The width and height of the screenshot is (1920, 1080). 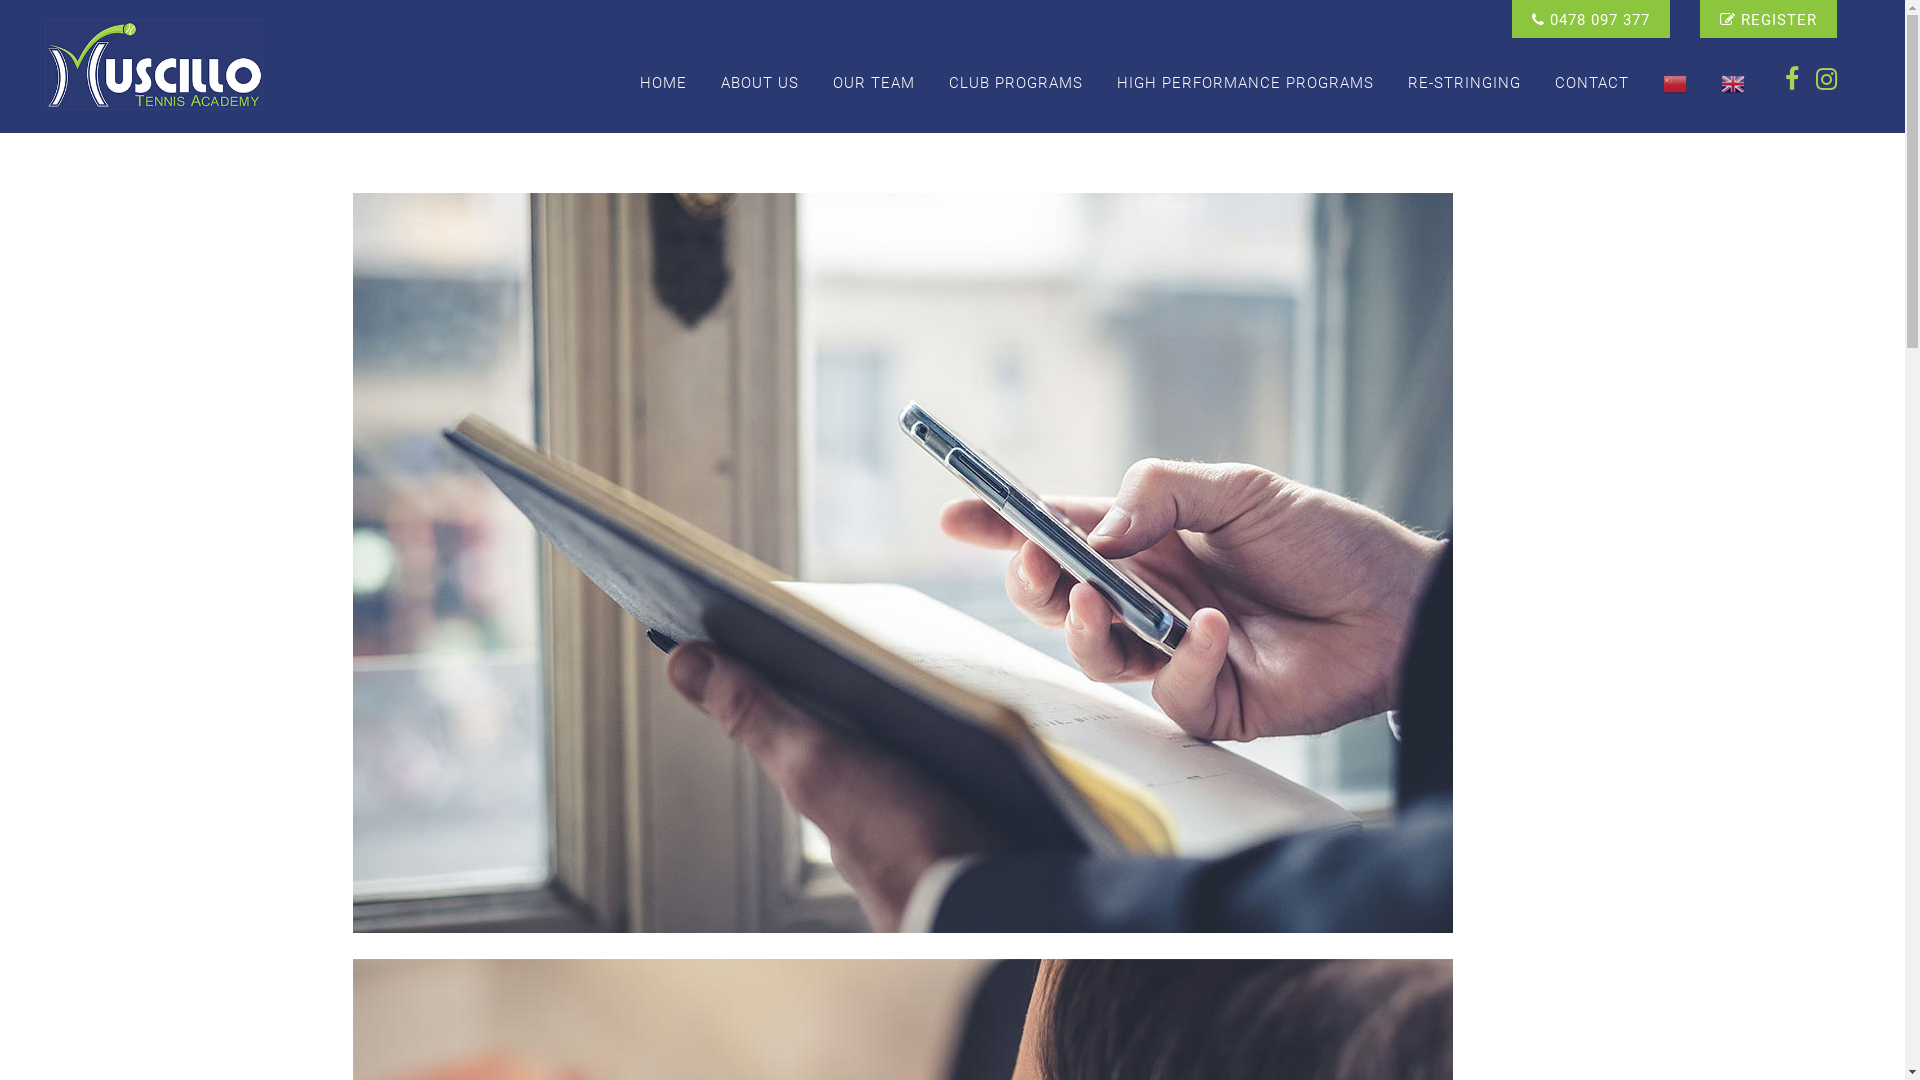 I want to click on 'REGISTER', so click(x=1768, y=19).